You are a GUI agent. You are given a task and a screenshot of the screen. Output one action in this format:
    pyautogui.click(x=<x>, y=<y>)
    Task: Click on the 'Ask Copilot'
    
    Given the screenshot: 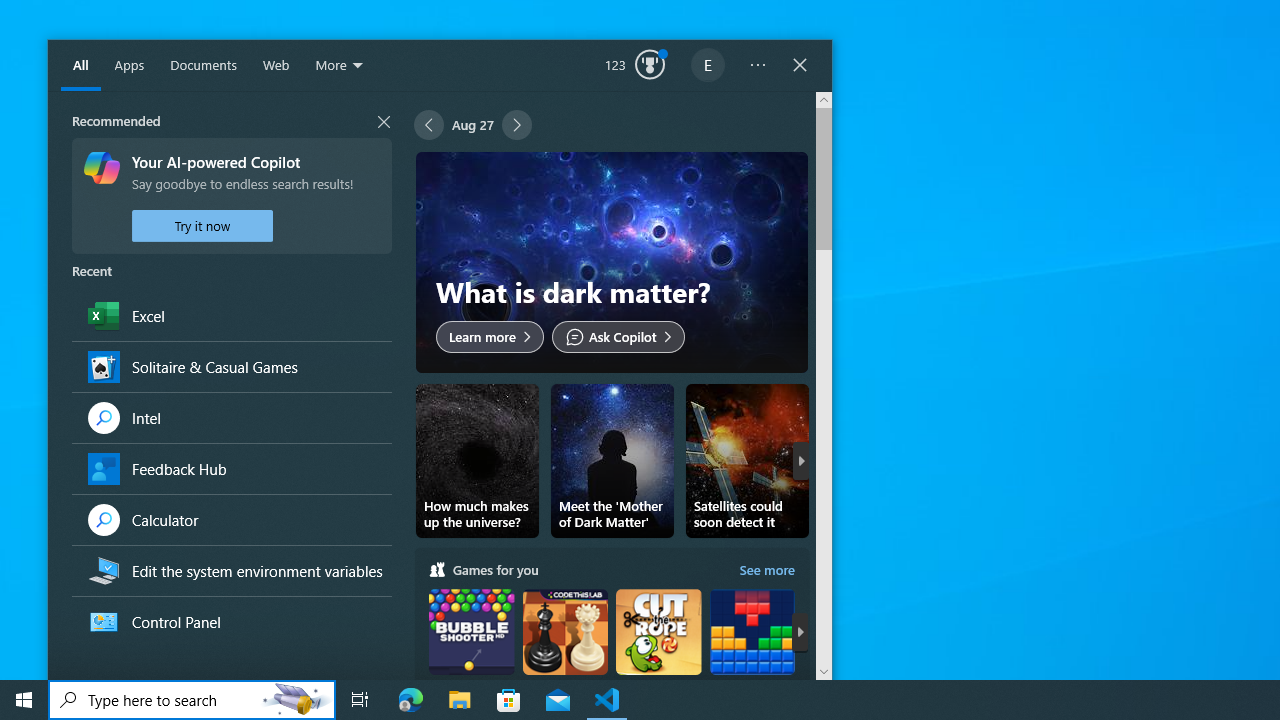 What is the action you would take?
    pyautogui.click(x=617, y=335)
    